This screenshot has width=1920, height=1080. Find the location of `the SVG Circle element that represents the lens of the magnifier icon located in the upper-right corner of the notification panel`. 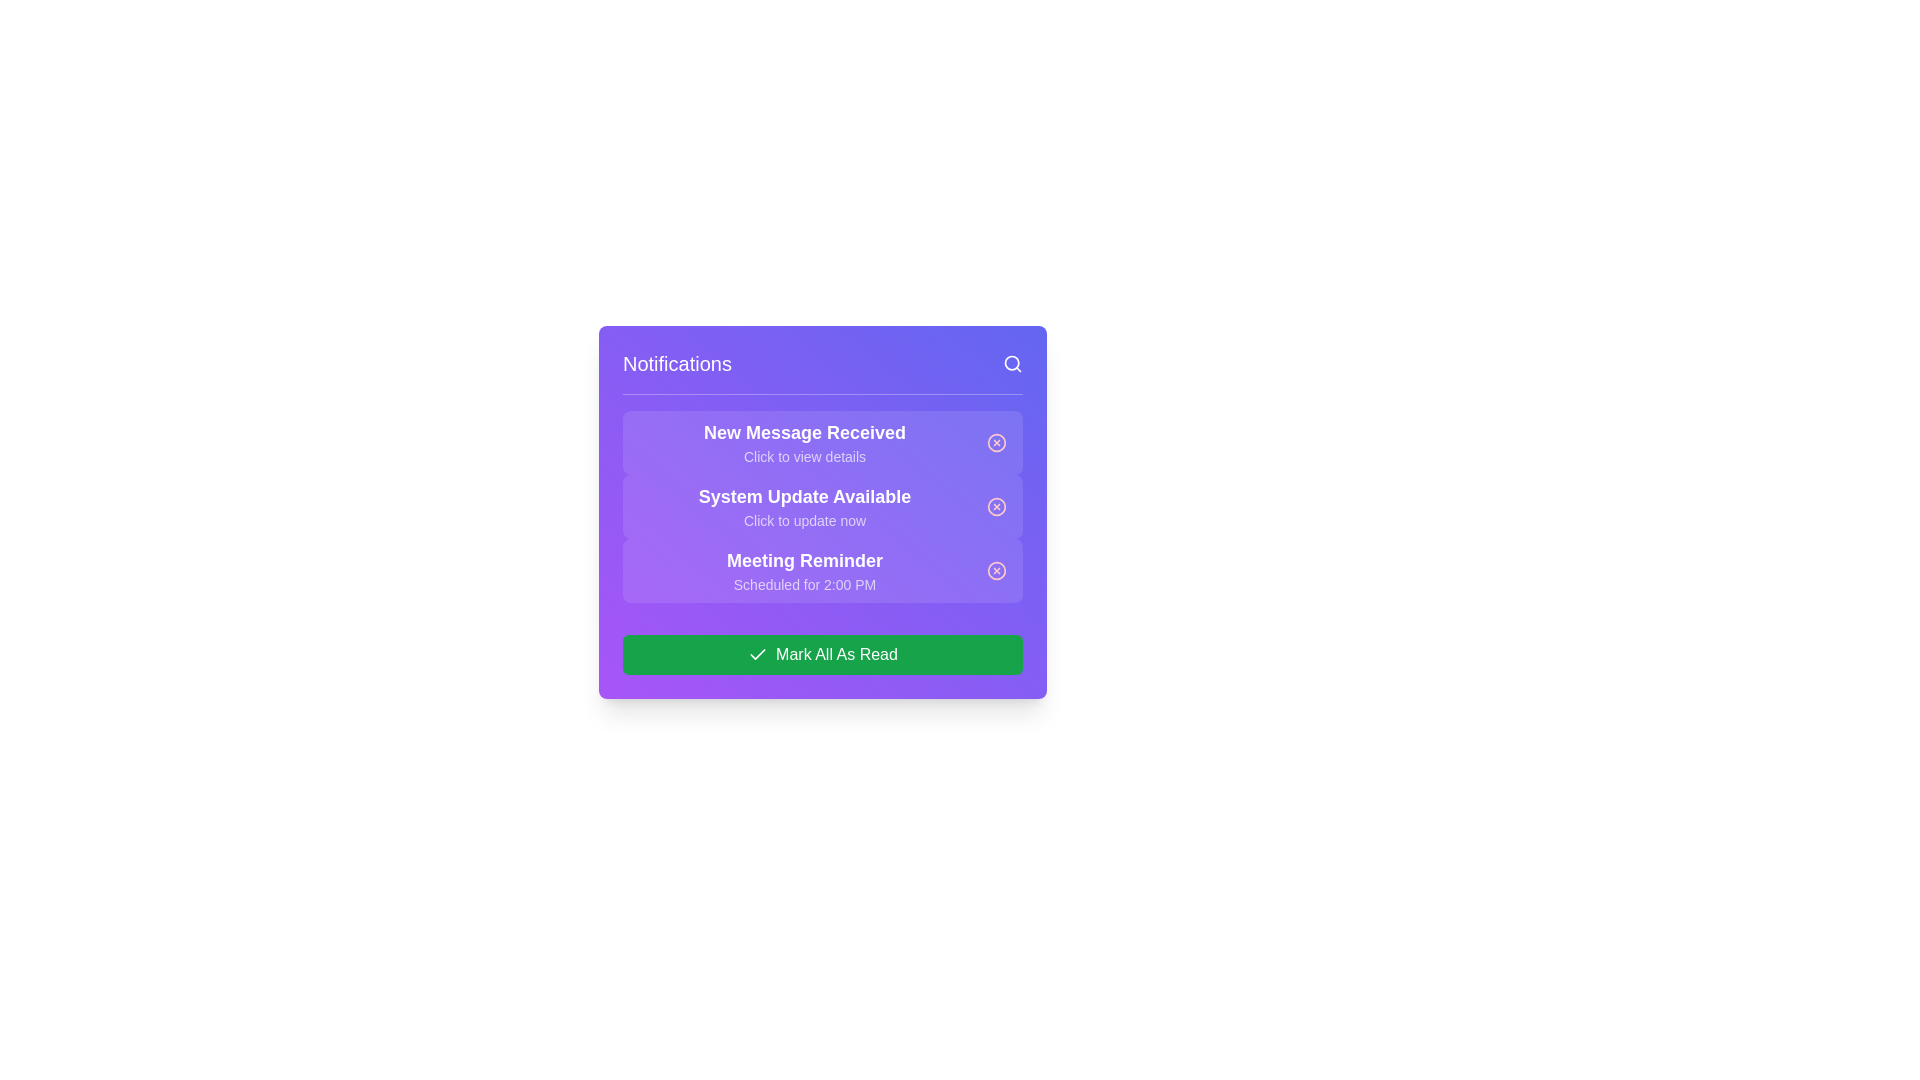

the SVG Circle element that represents the lens of the magnifier icon located in the upper-right corner of the notification panel is located at coordinates (1012, 363).